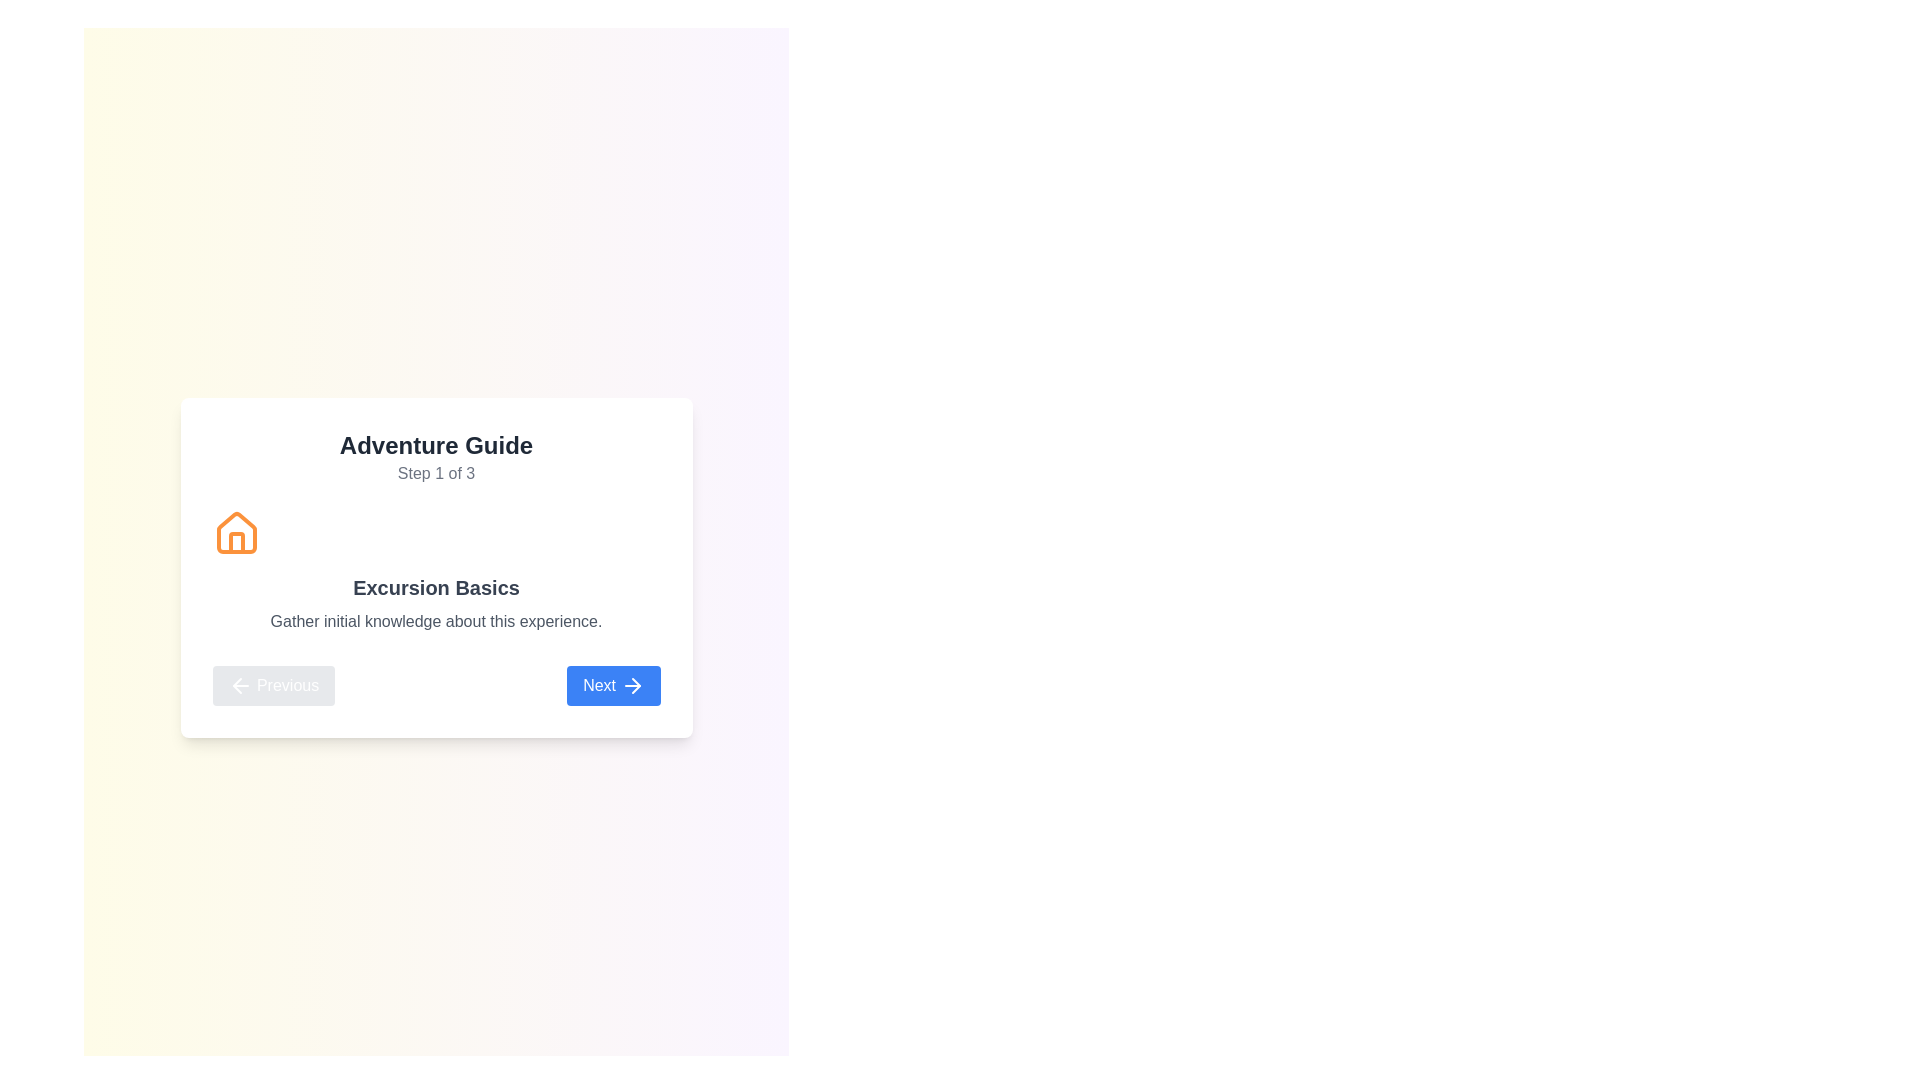 The height and width of the screenshot is (1080, 1920). What do you see at coordinates (612, 685) in the screenshot?
I see `the 'Next' button, which has white text on a blue background with rounded corners and an arrow icon, located at the bottom-right of a card layout` at bounding box center [612, 685].